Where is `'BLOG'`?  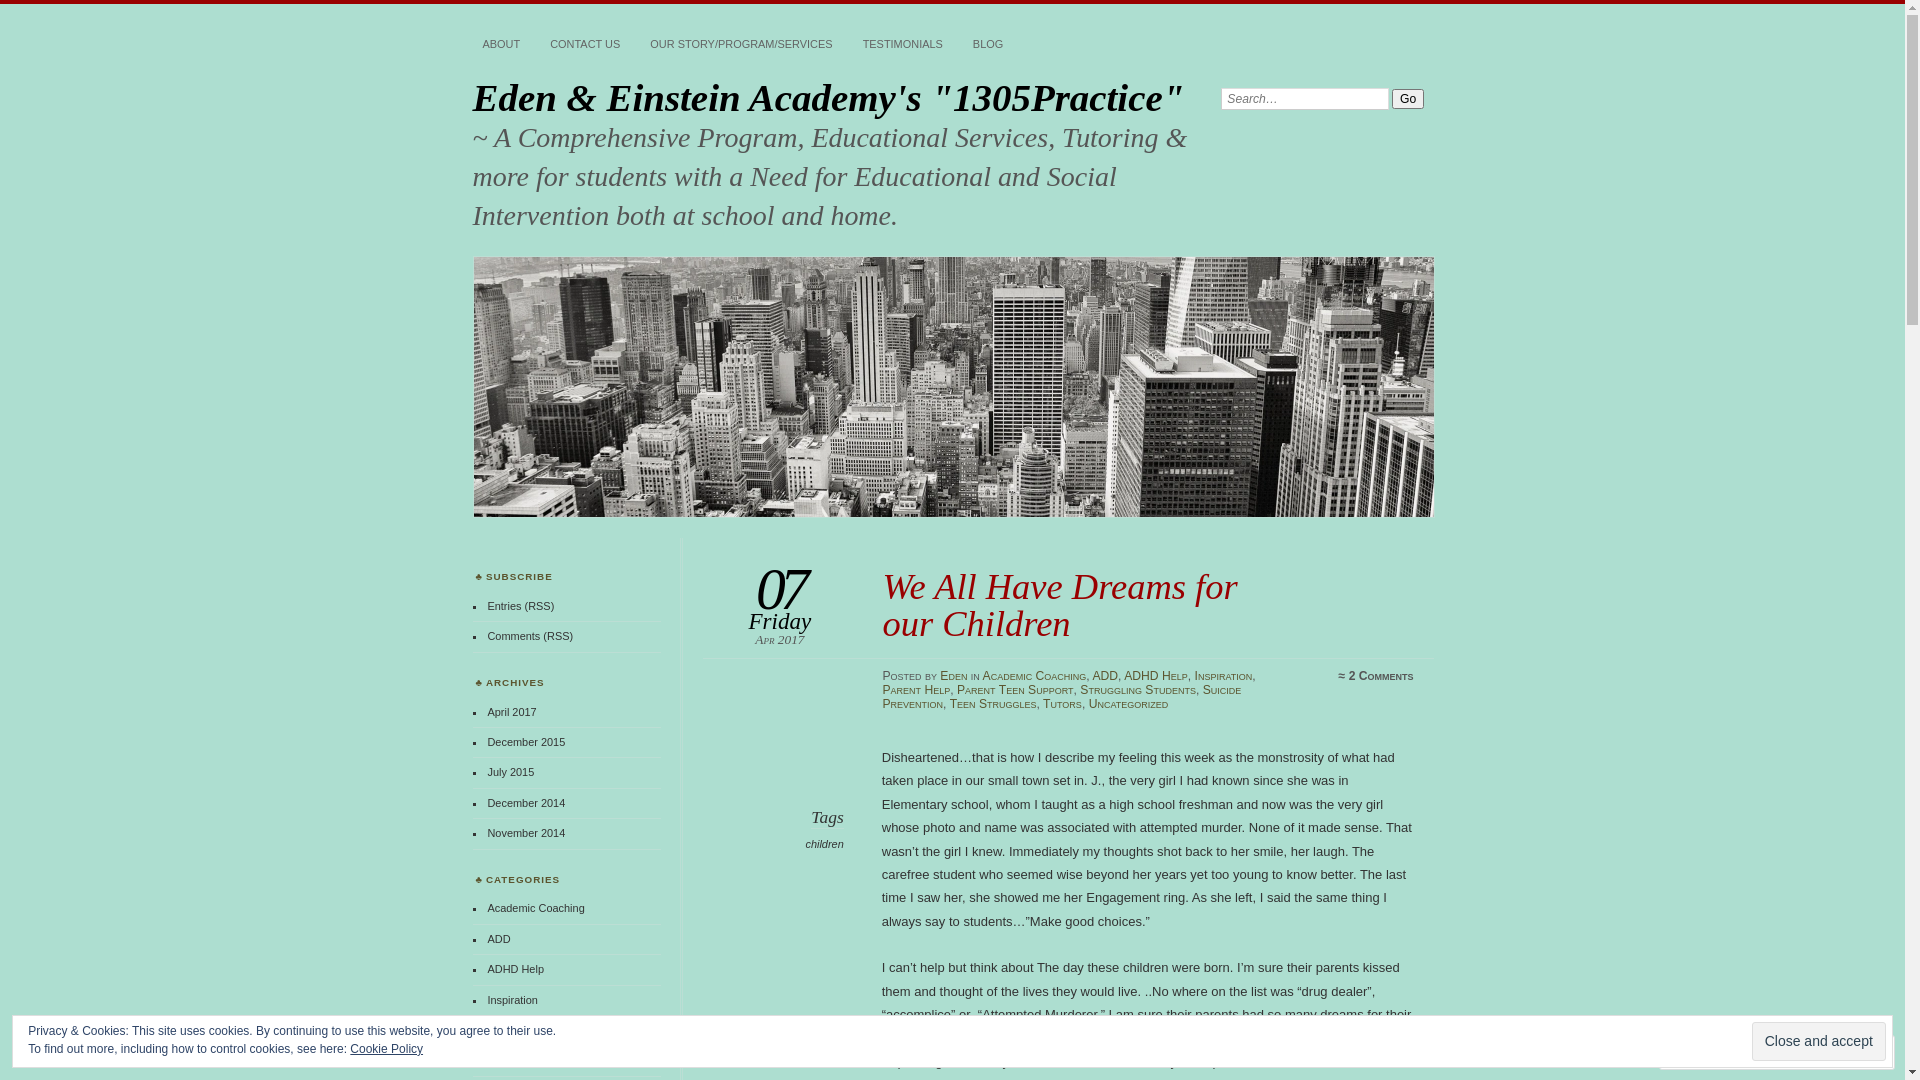 'BLOG' is located at coordinates (988, 45).